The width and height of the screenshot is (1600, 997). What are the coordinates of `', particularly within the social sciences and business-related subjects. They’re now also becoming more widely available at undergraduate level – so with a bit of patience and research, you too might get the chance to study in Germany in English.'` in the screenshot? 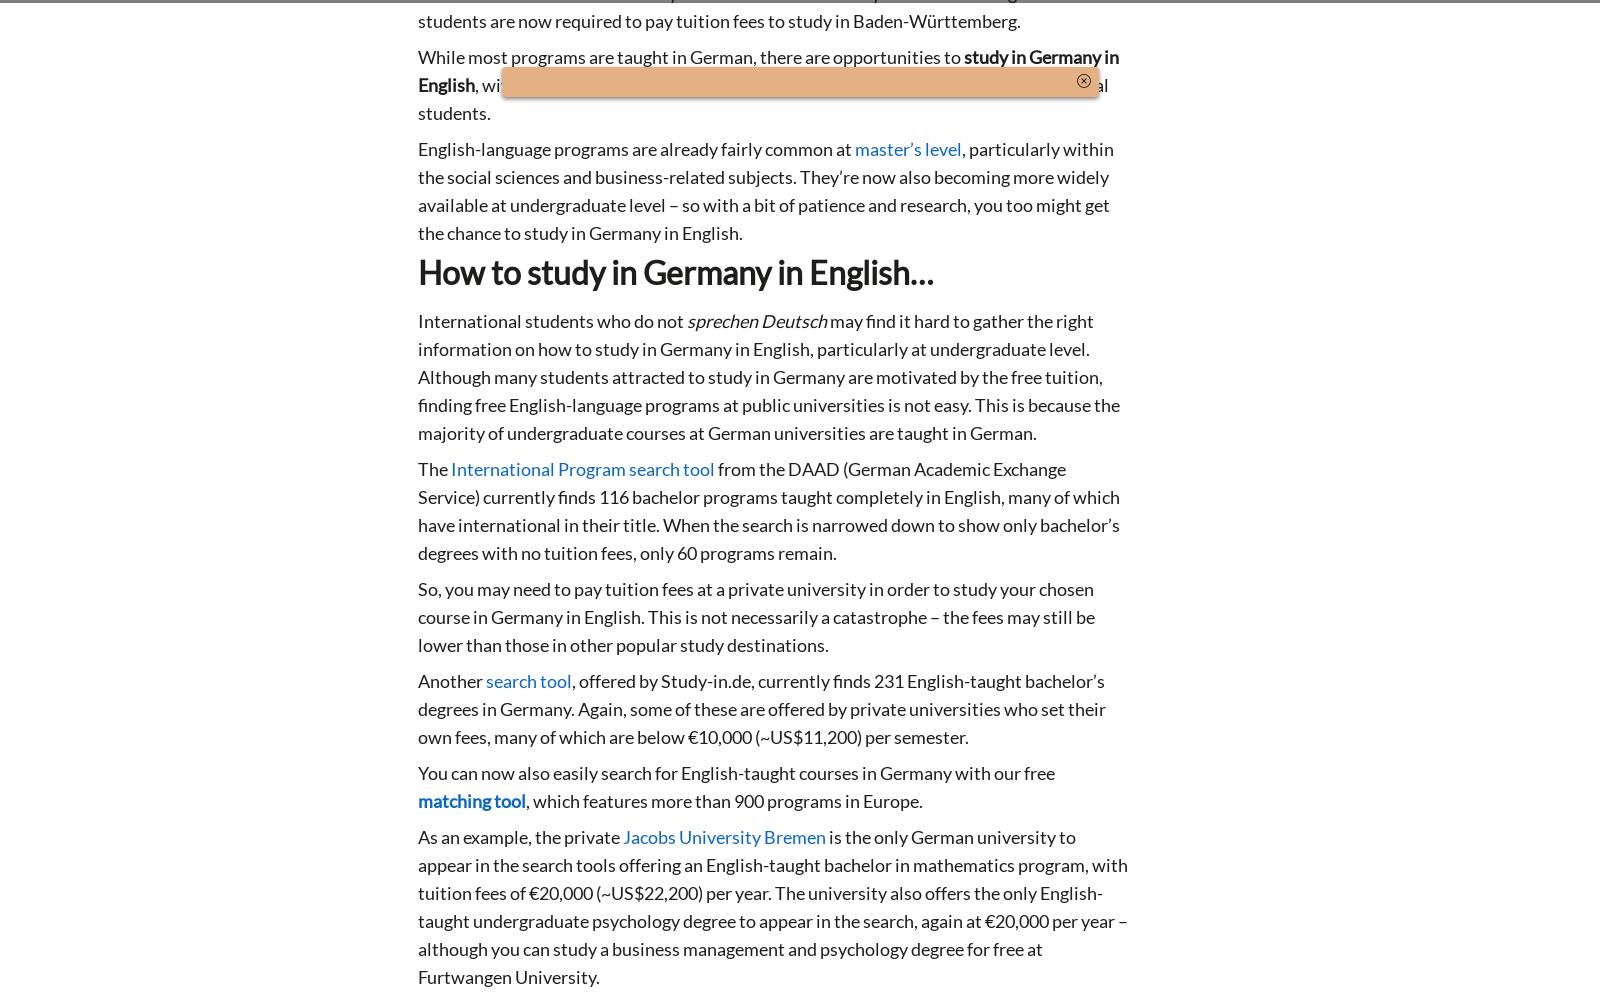 It's located at (766, 191).